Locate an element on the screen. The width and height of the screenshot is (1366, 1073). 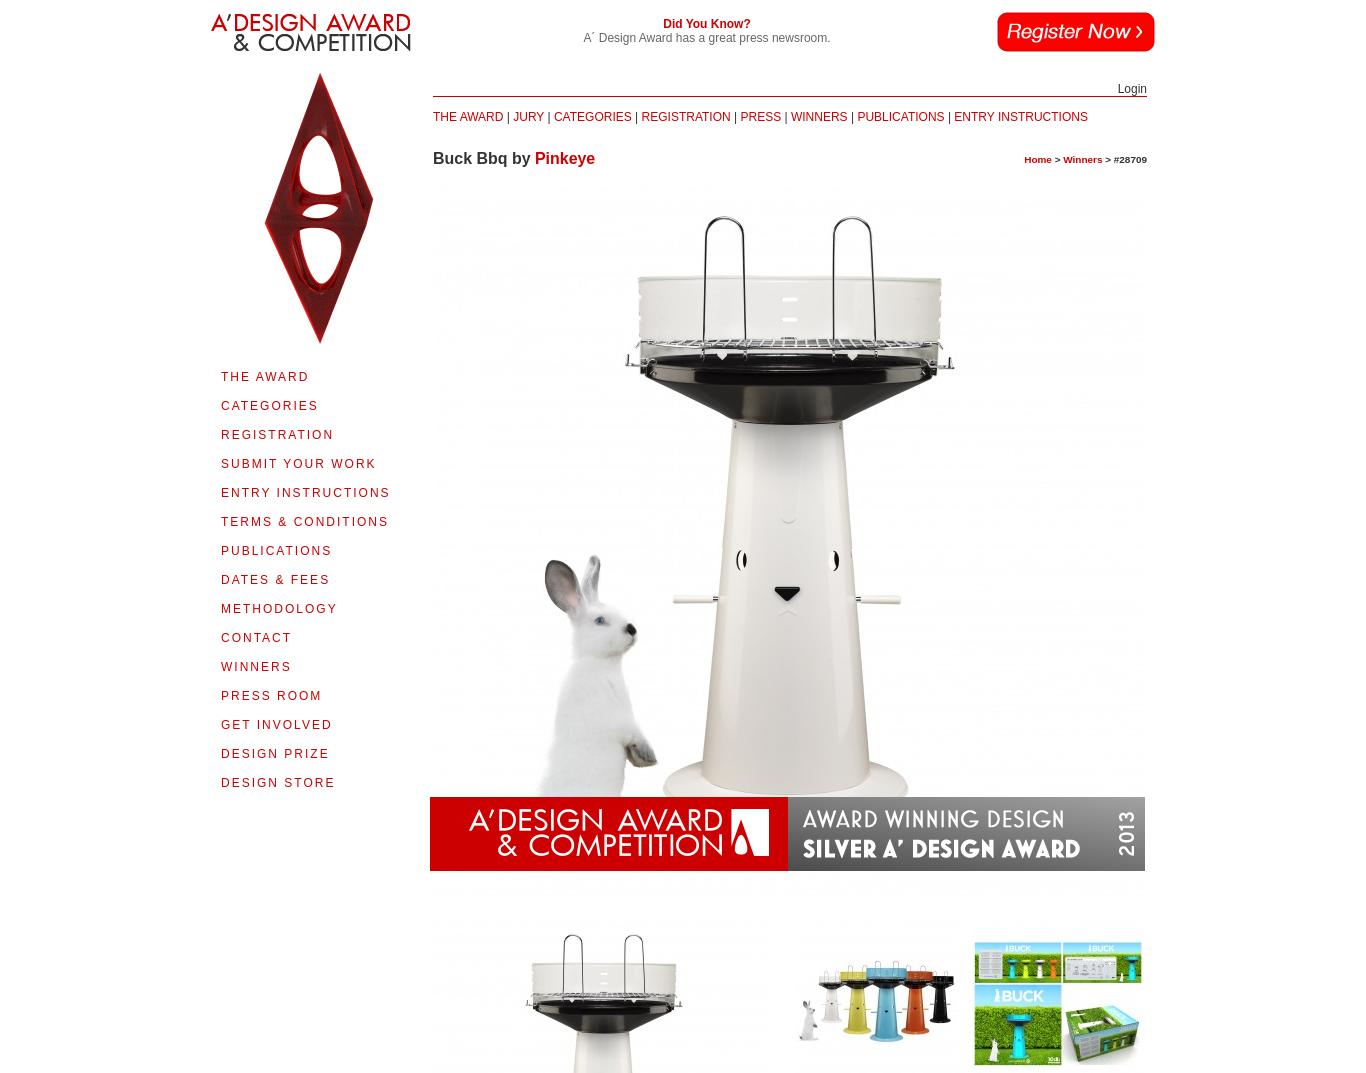
'Buck Bbq by' is located at coordinates (483, 157).